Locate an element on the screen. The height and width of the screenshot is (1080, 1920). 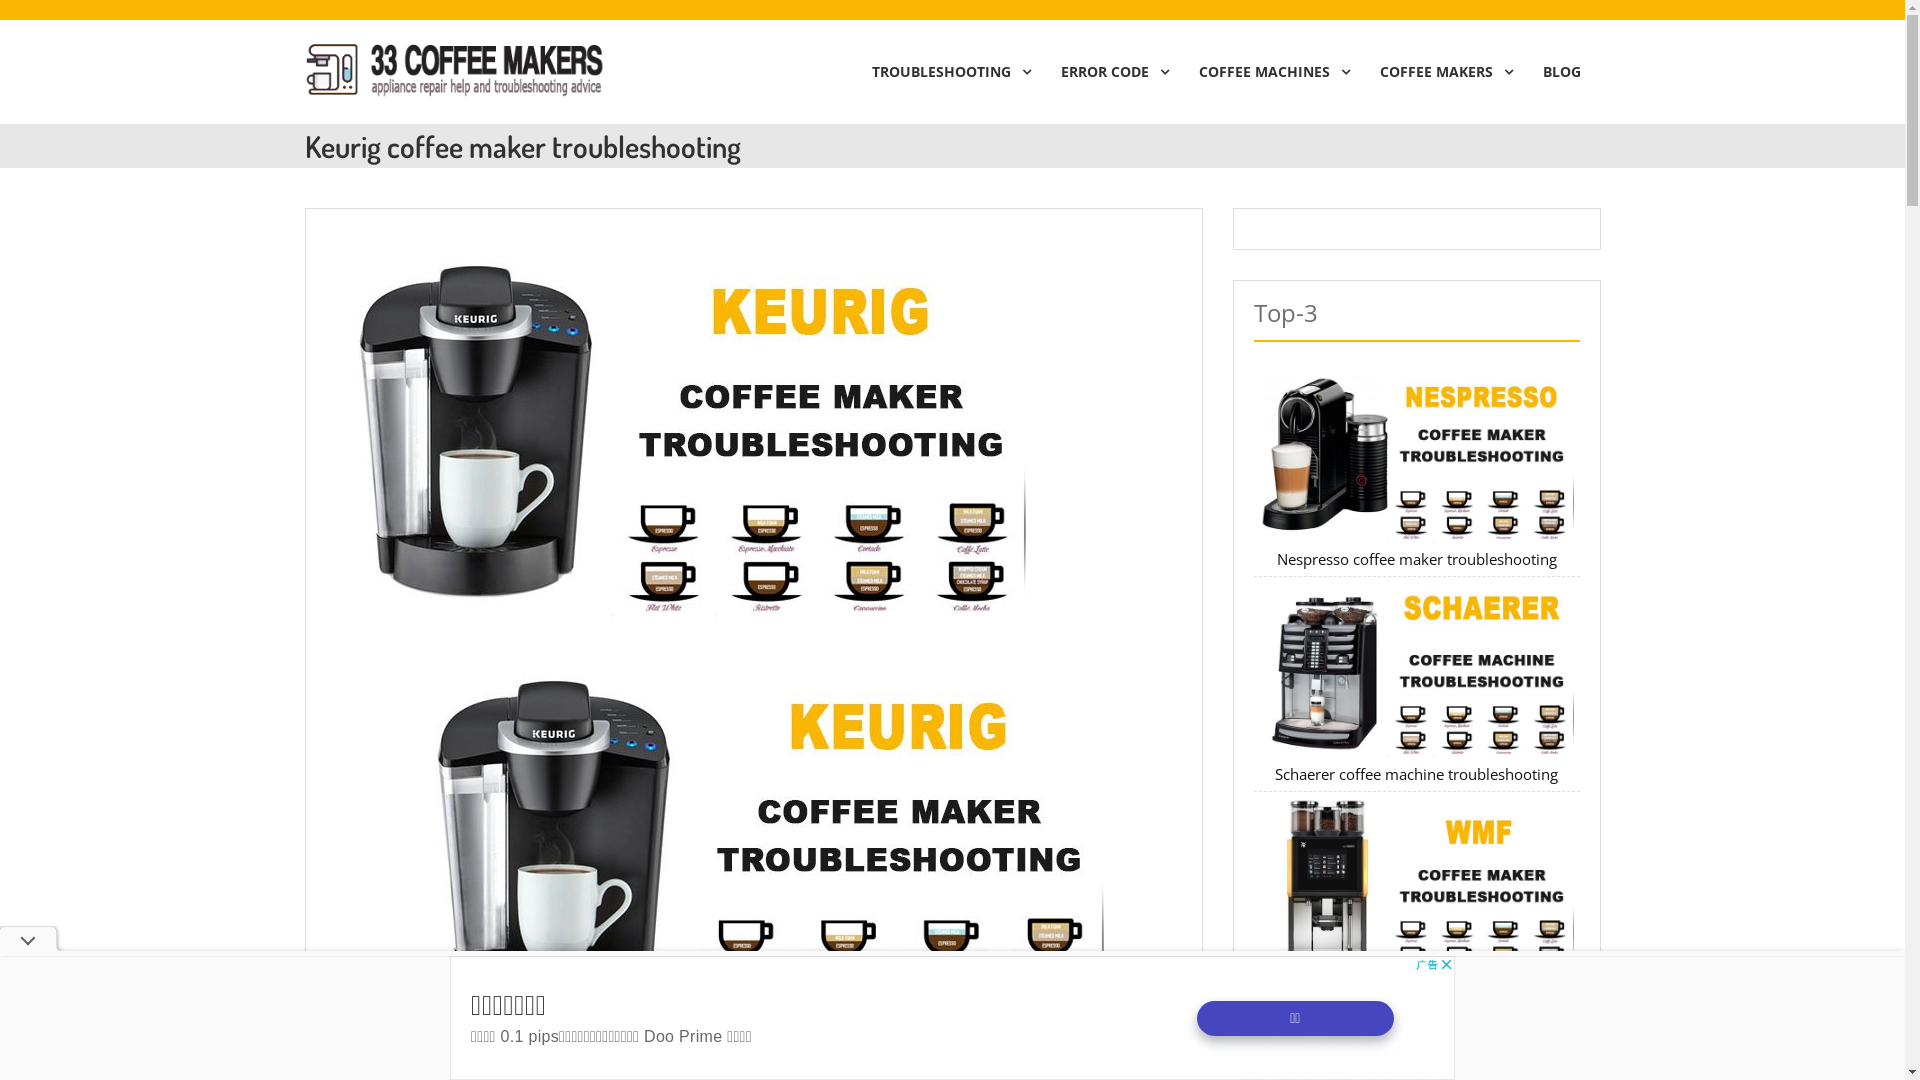
'Nespresso coffee maker troubleshooting' is located at coordinates (1415, 559).